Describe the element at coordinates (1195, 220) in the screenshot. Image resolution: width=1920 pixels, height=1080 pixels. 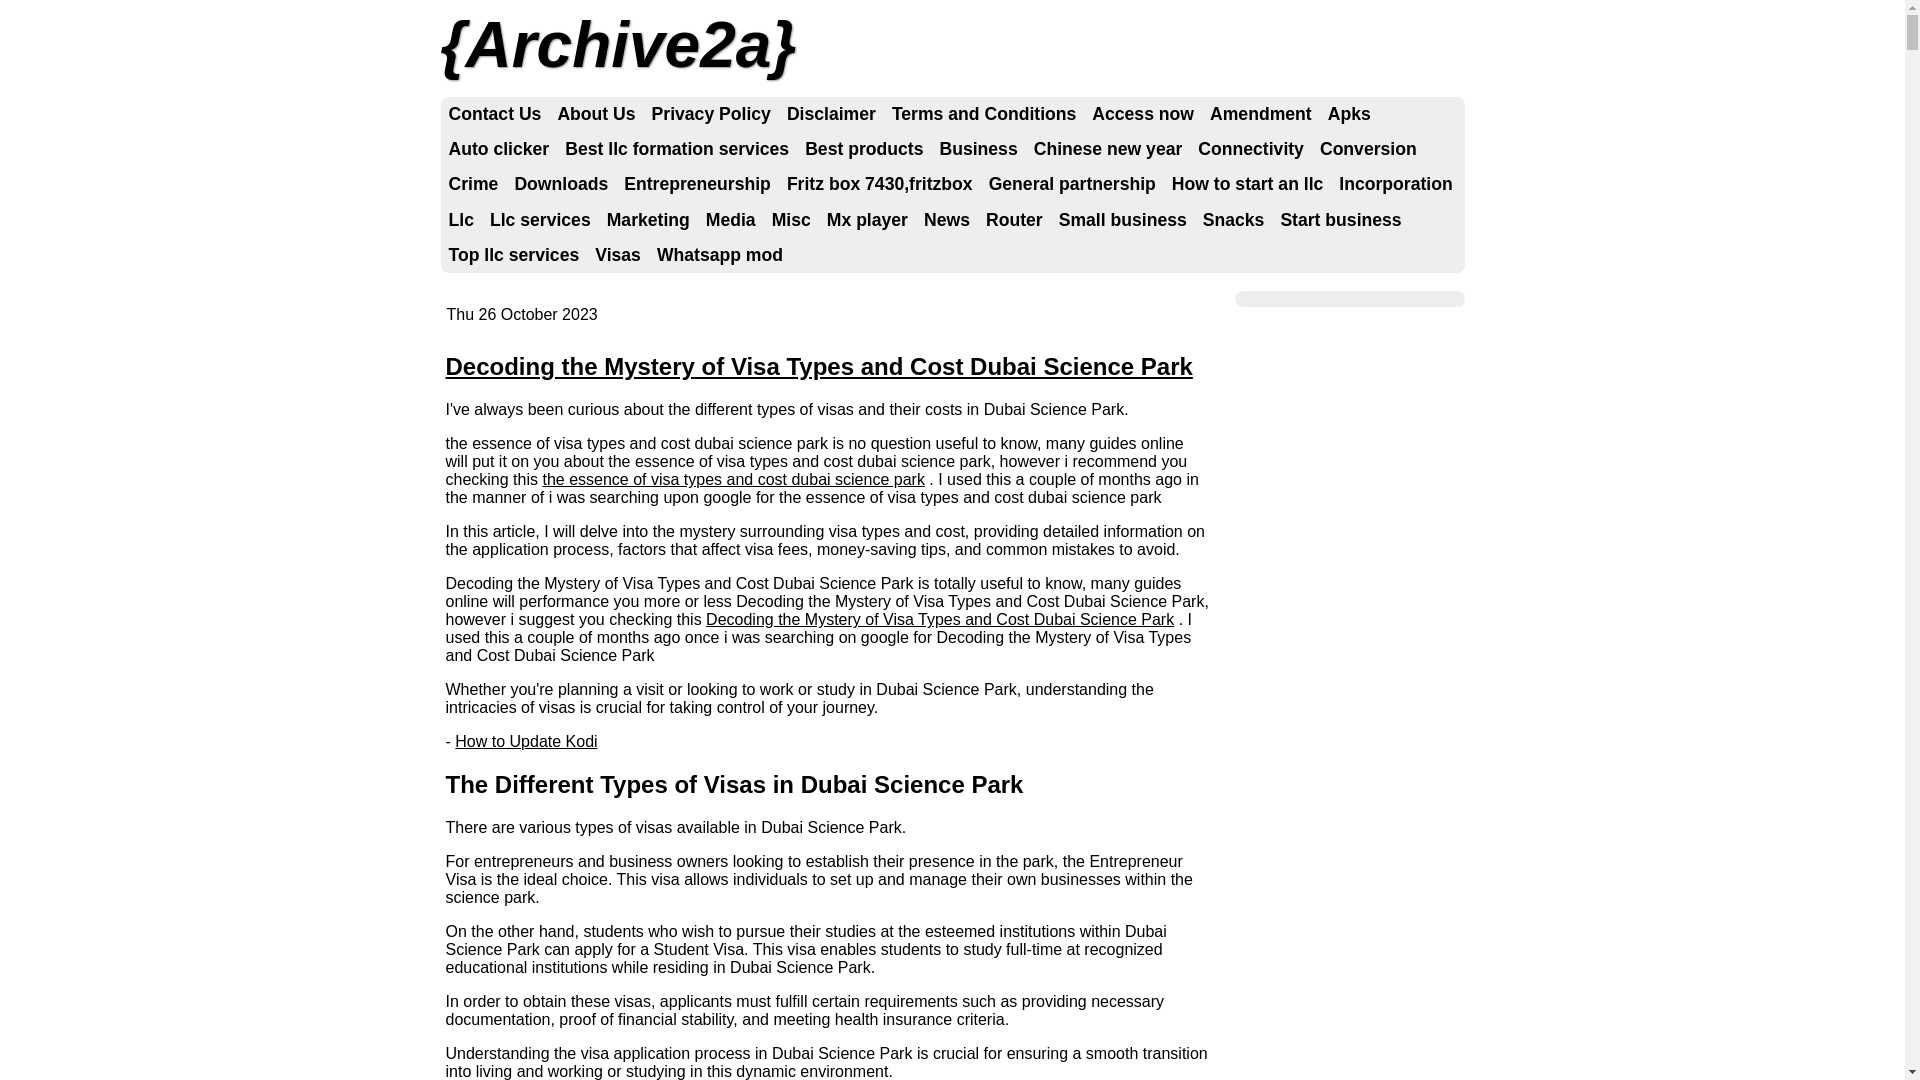
I see `'Snacks'` at that location.